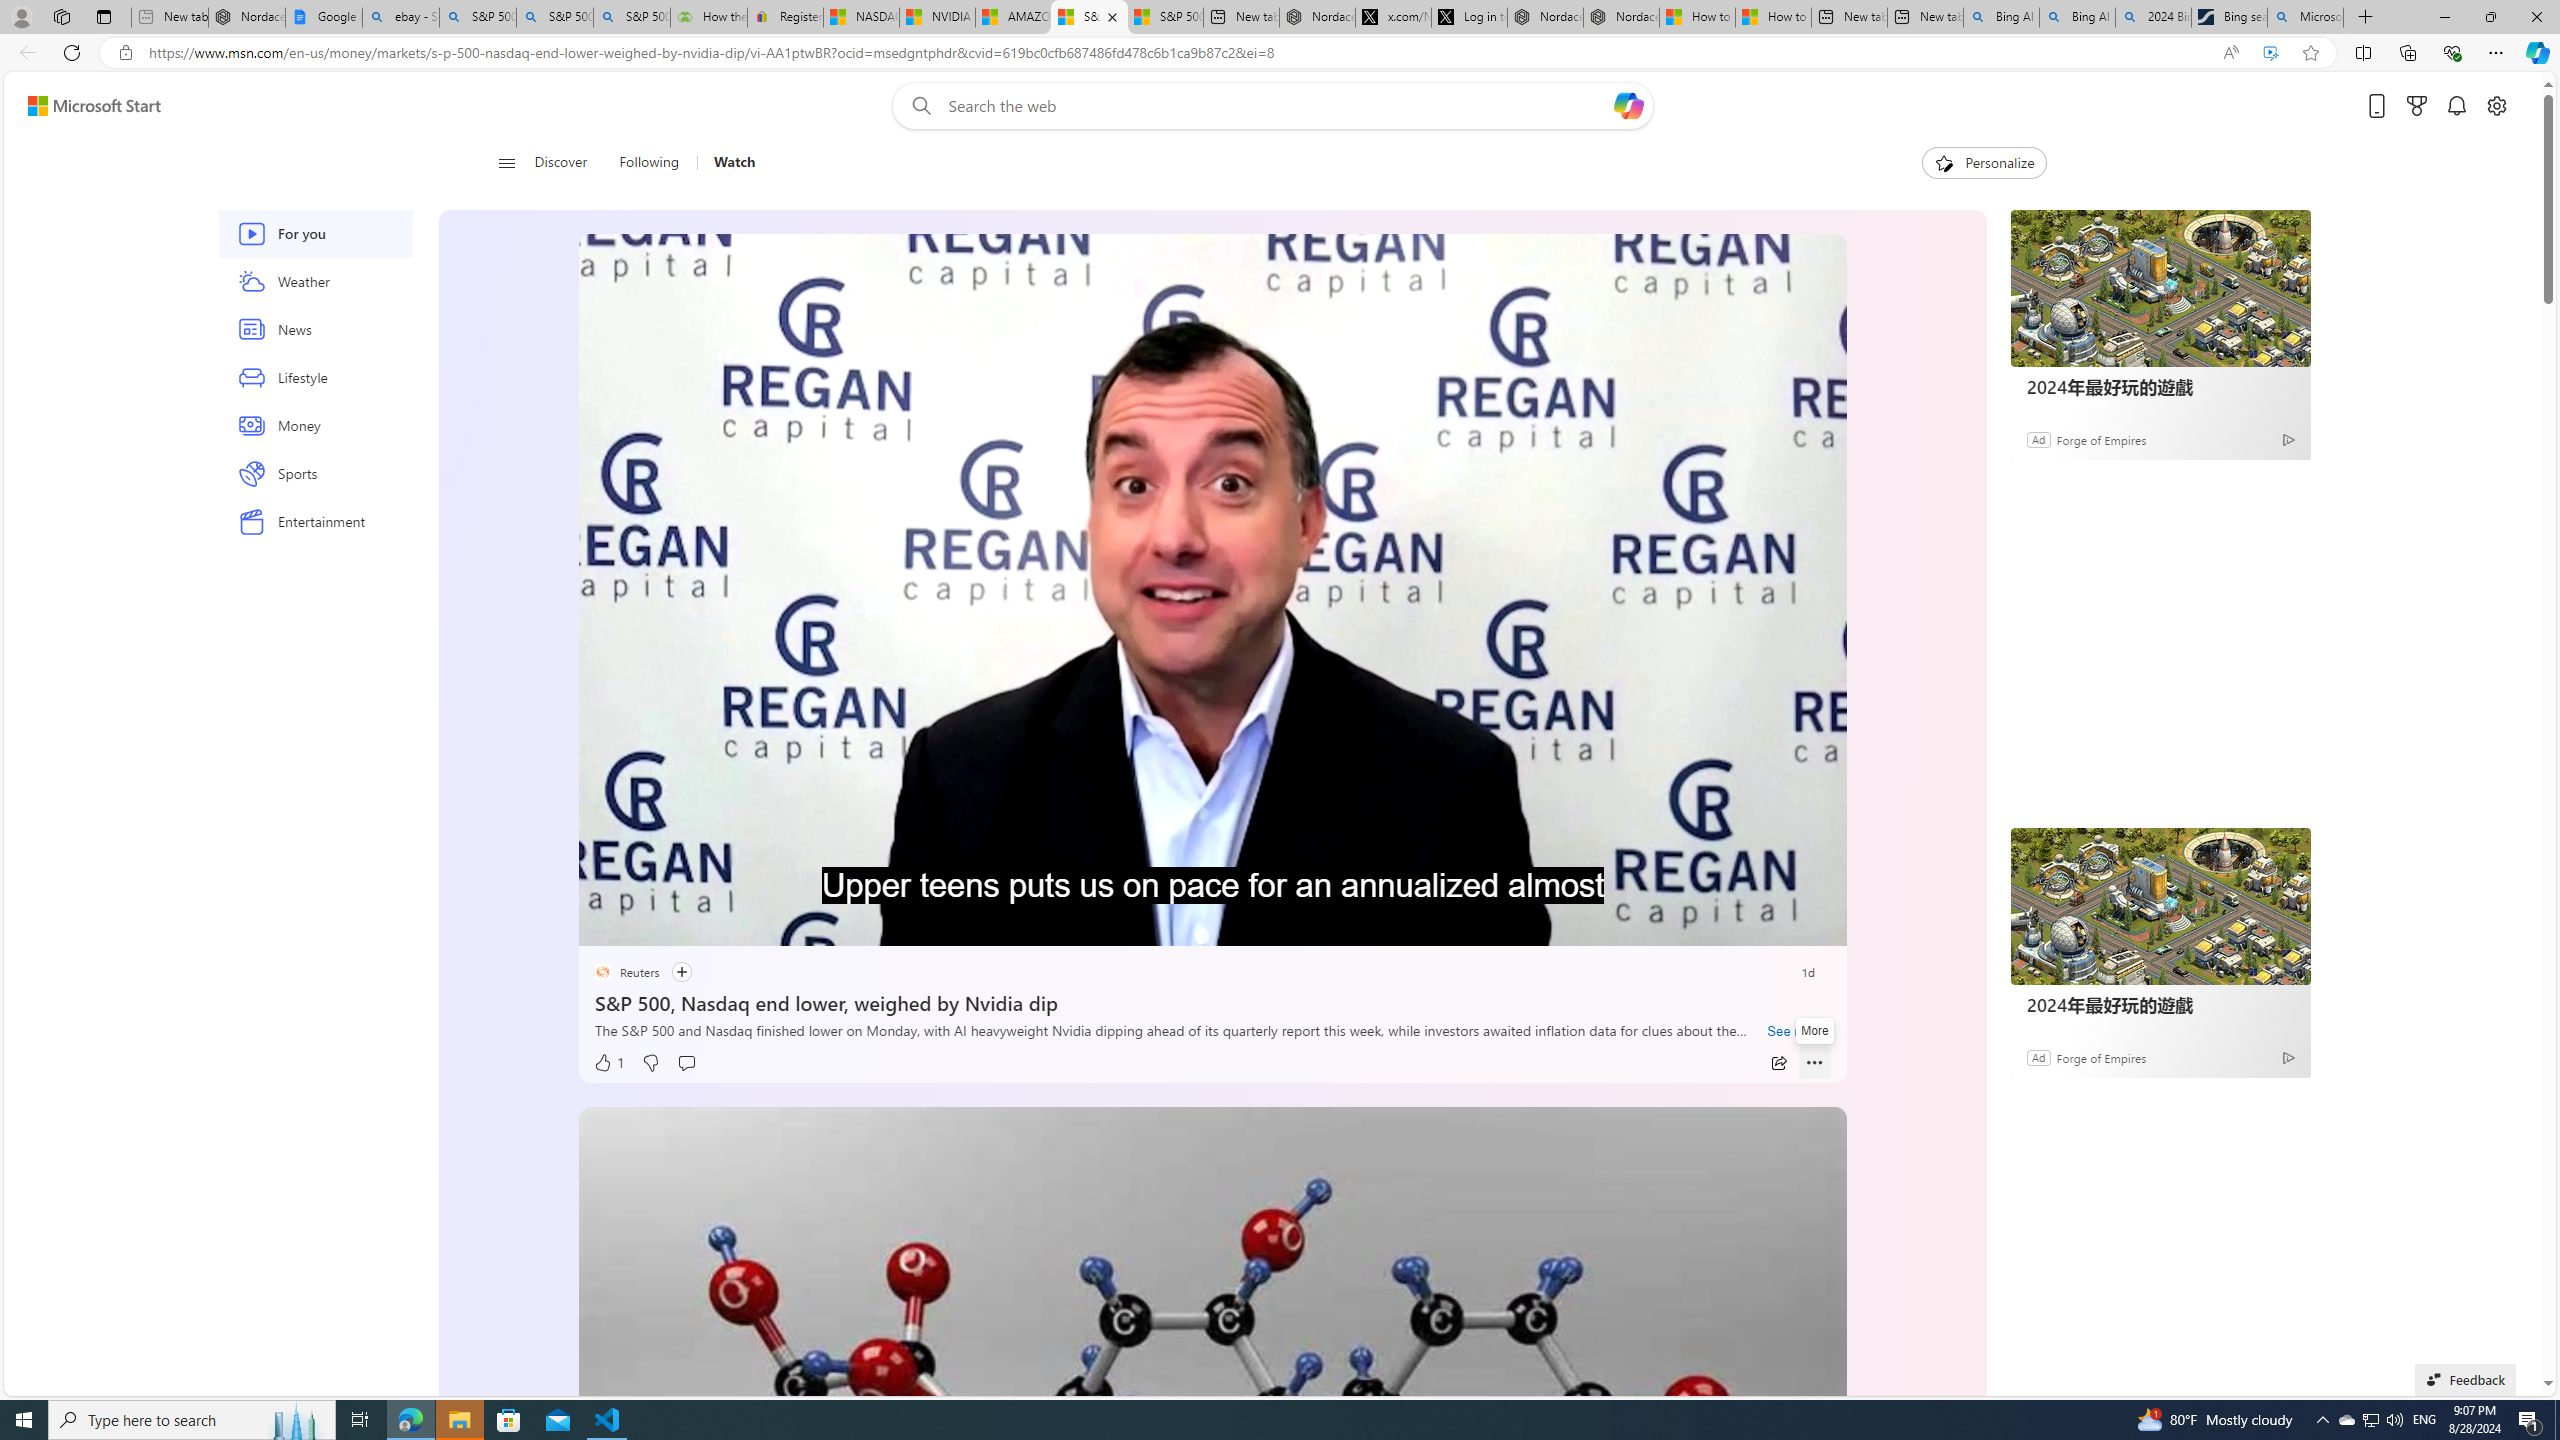 This screenshot has width=2560, height=1440. Describe the element at coordinates (505, 162) in the screenshot. I see `'Class: button-glyph'` at that location.